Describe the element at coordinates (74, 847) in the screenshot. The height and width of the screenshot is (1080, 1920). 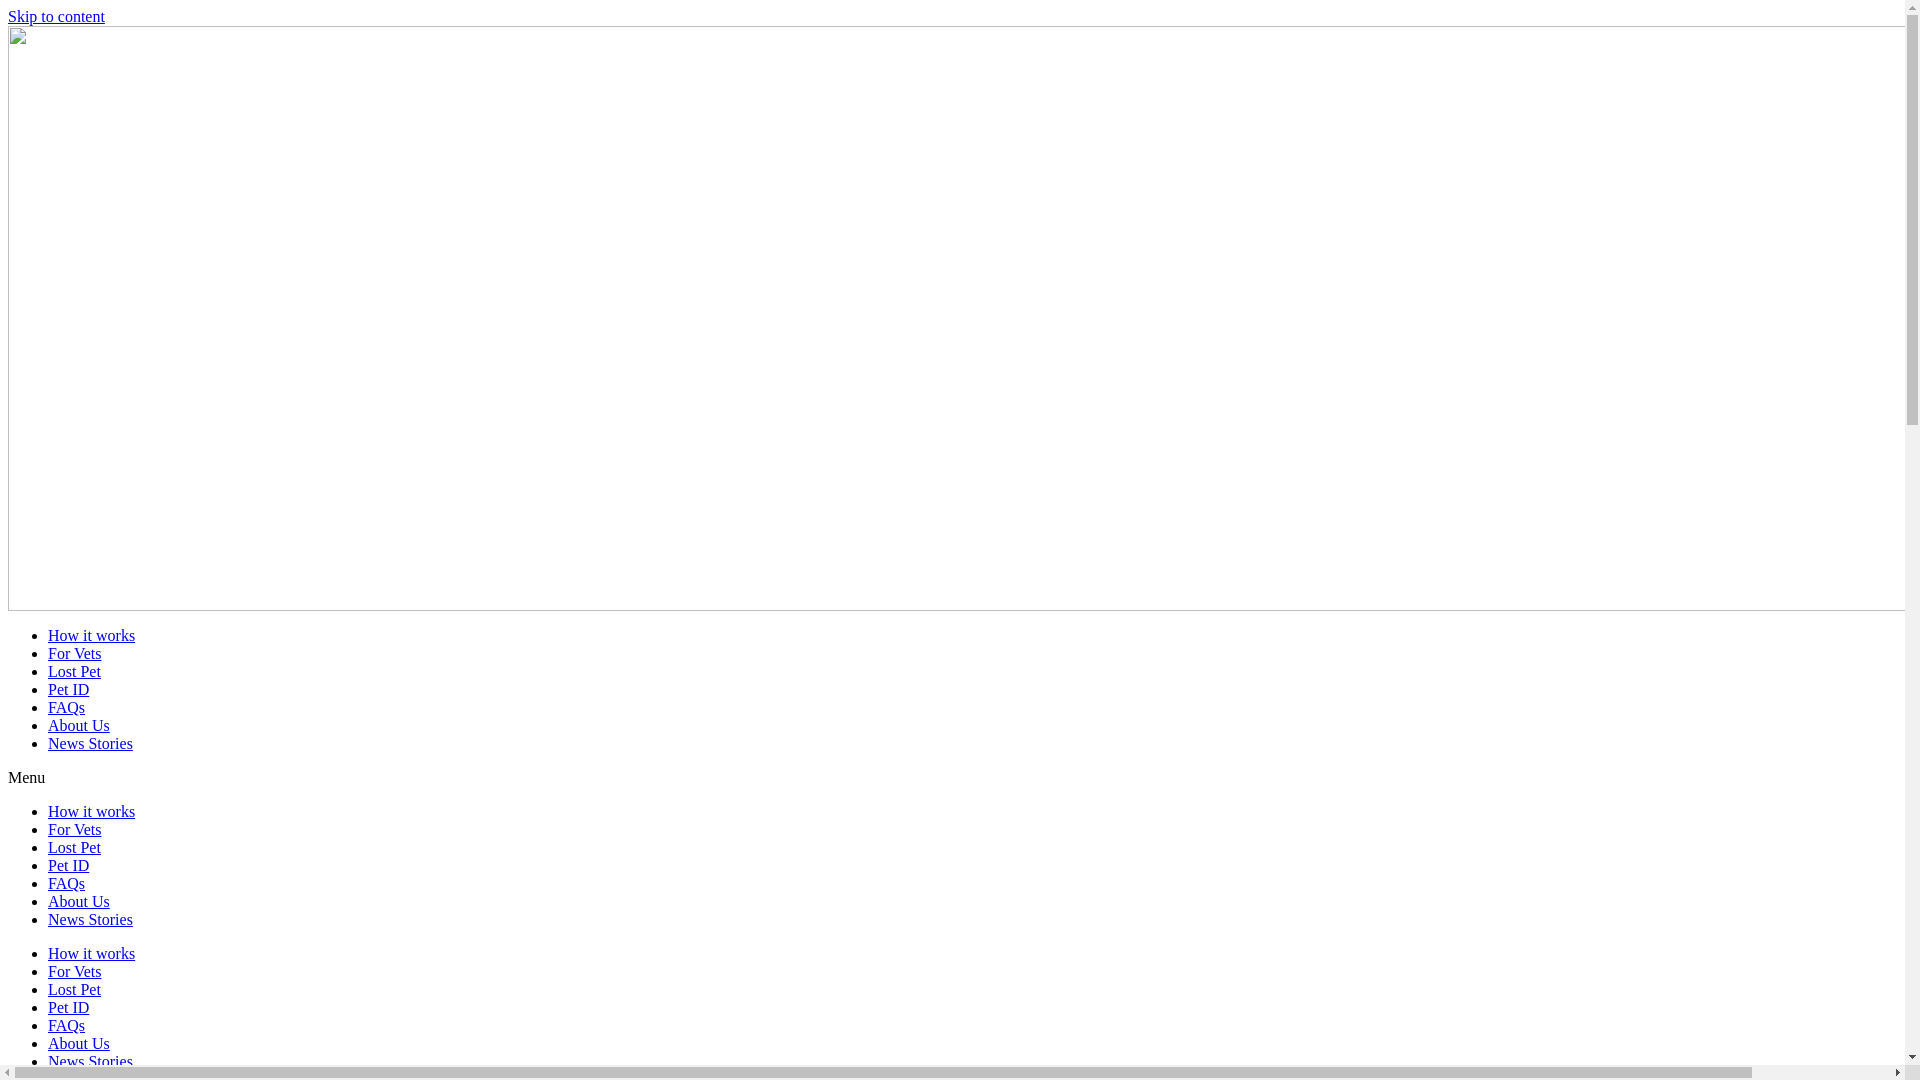
I see `'Lost Pet'` at that location.